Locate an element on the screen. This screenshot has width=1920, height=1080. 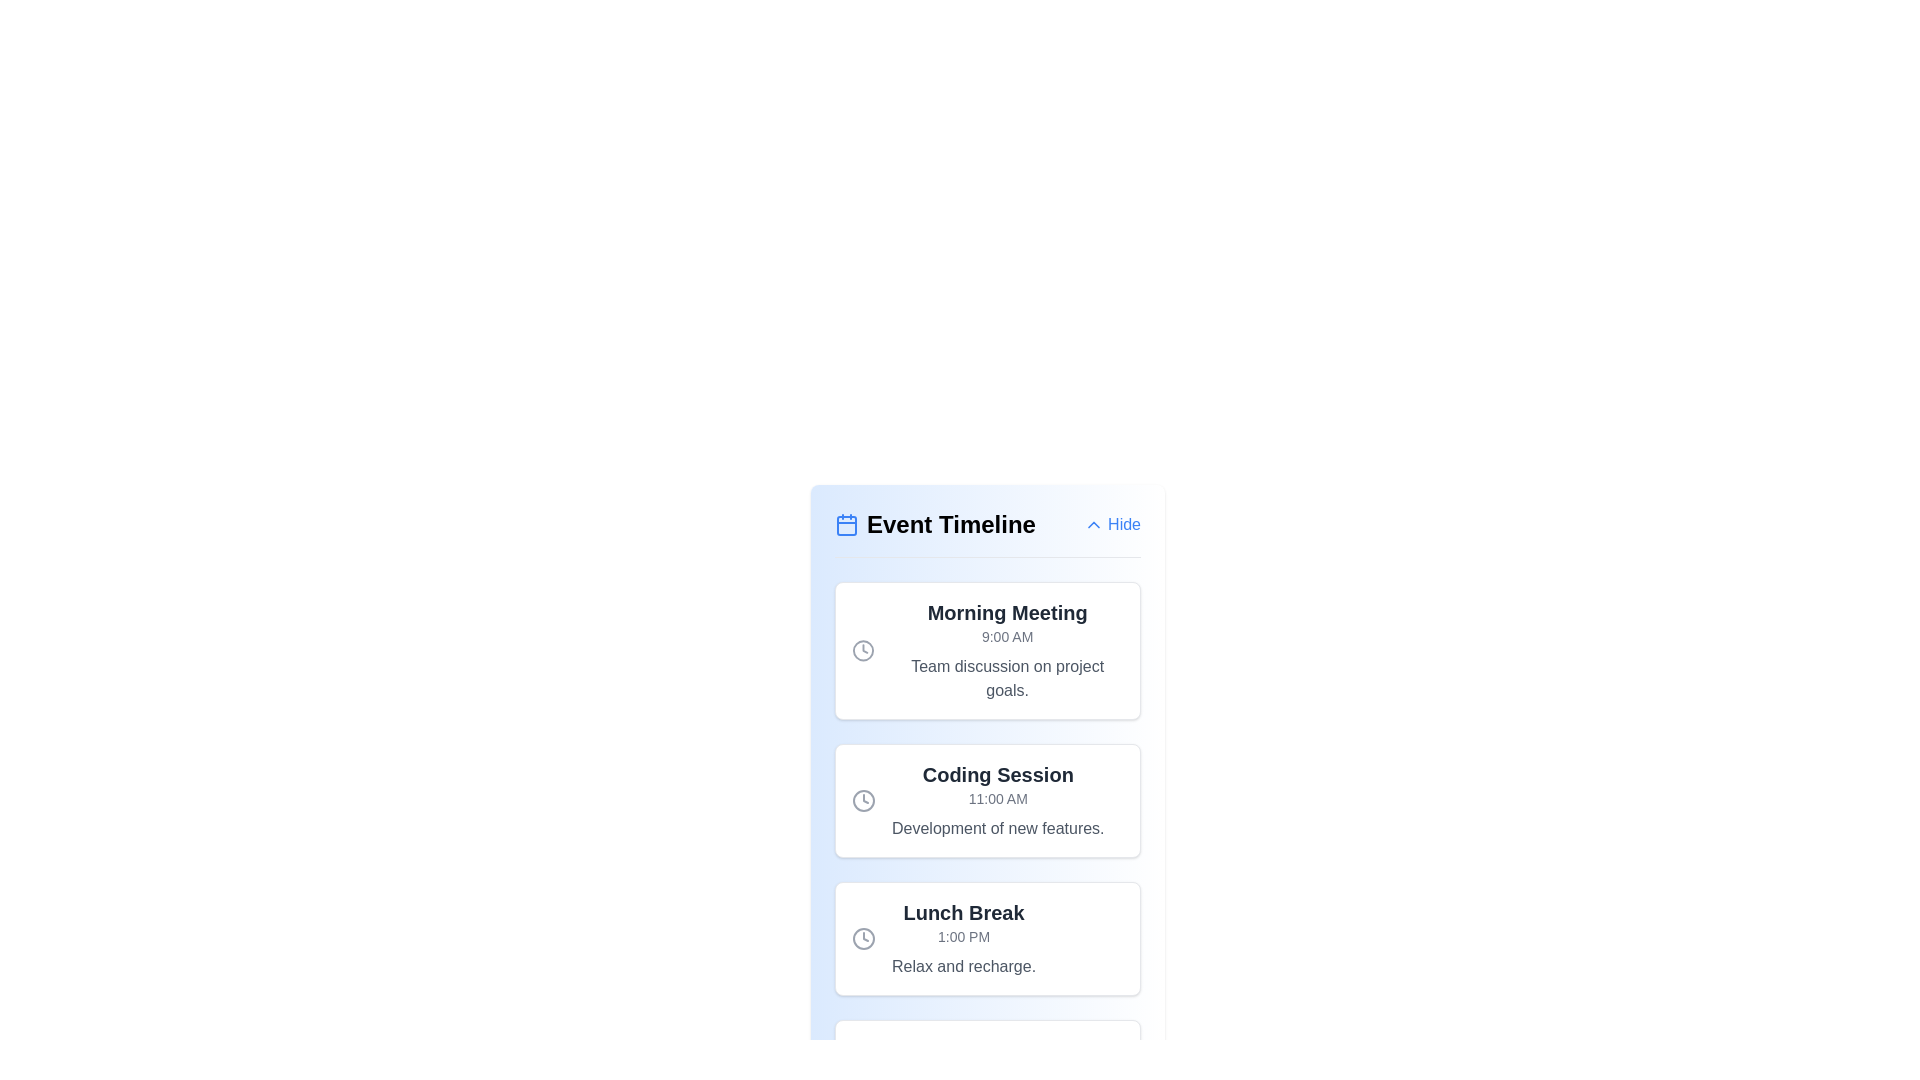
the Clock icon located in the timeline interface, adjacent to the '11:00 AM' text, indicating time-related information is located at coordinates (864, 800).